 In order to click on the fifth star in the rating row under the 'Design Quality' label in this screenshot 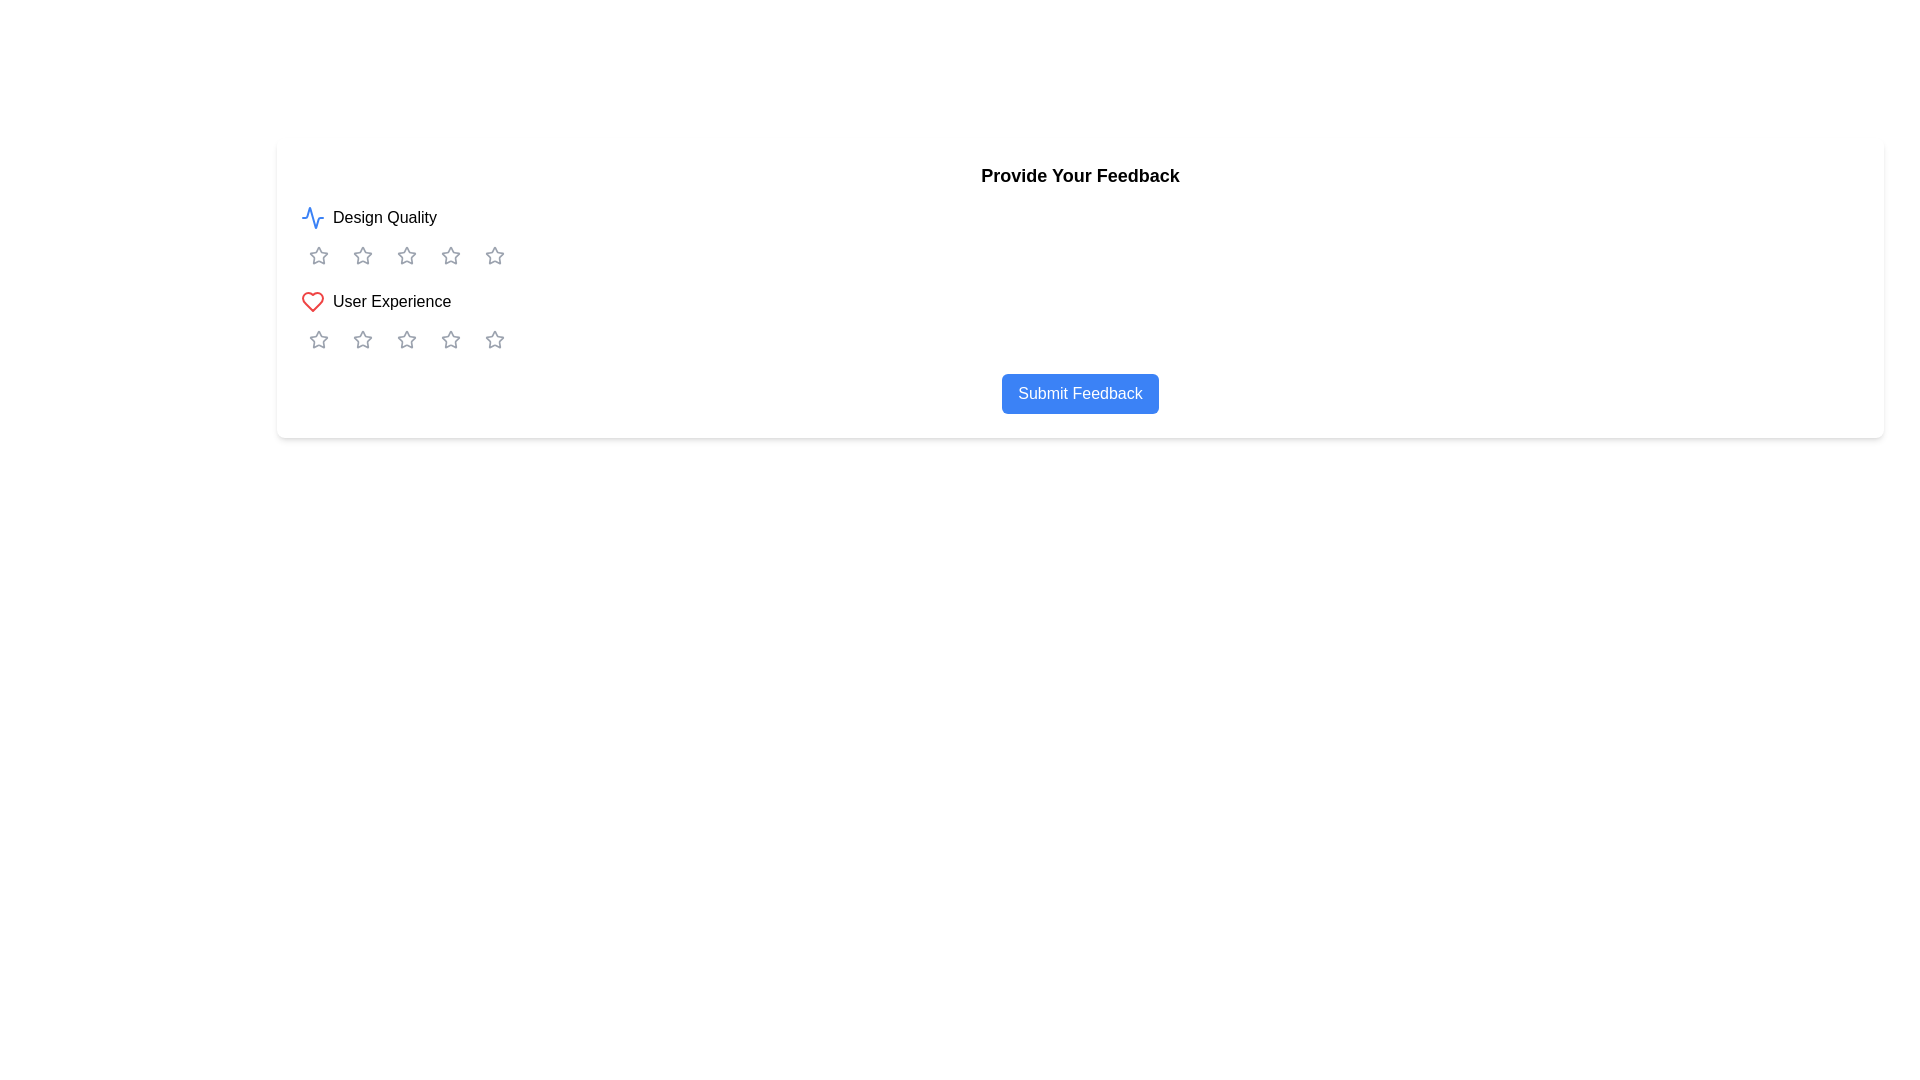, I will do `click(494, 254)`.